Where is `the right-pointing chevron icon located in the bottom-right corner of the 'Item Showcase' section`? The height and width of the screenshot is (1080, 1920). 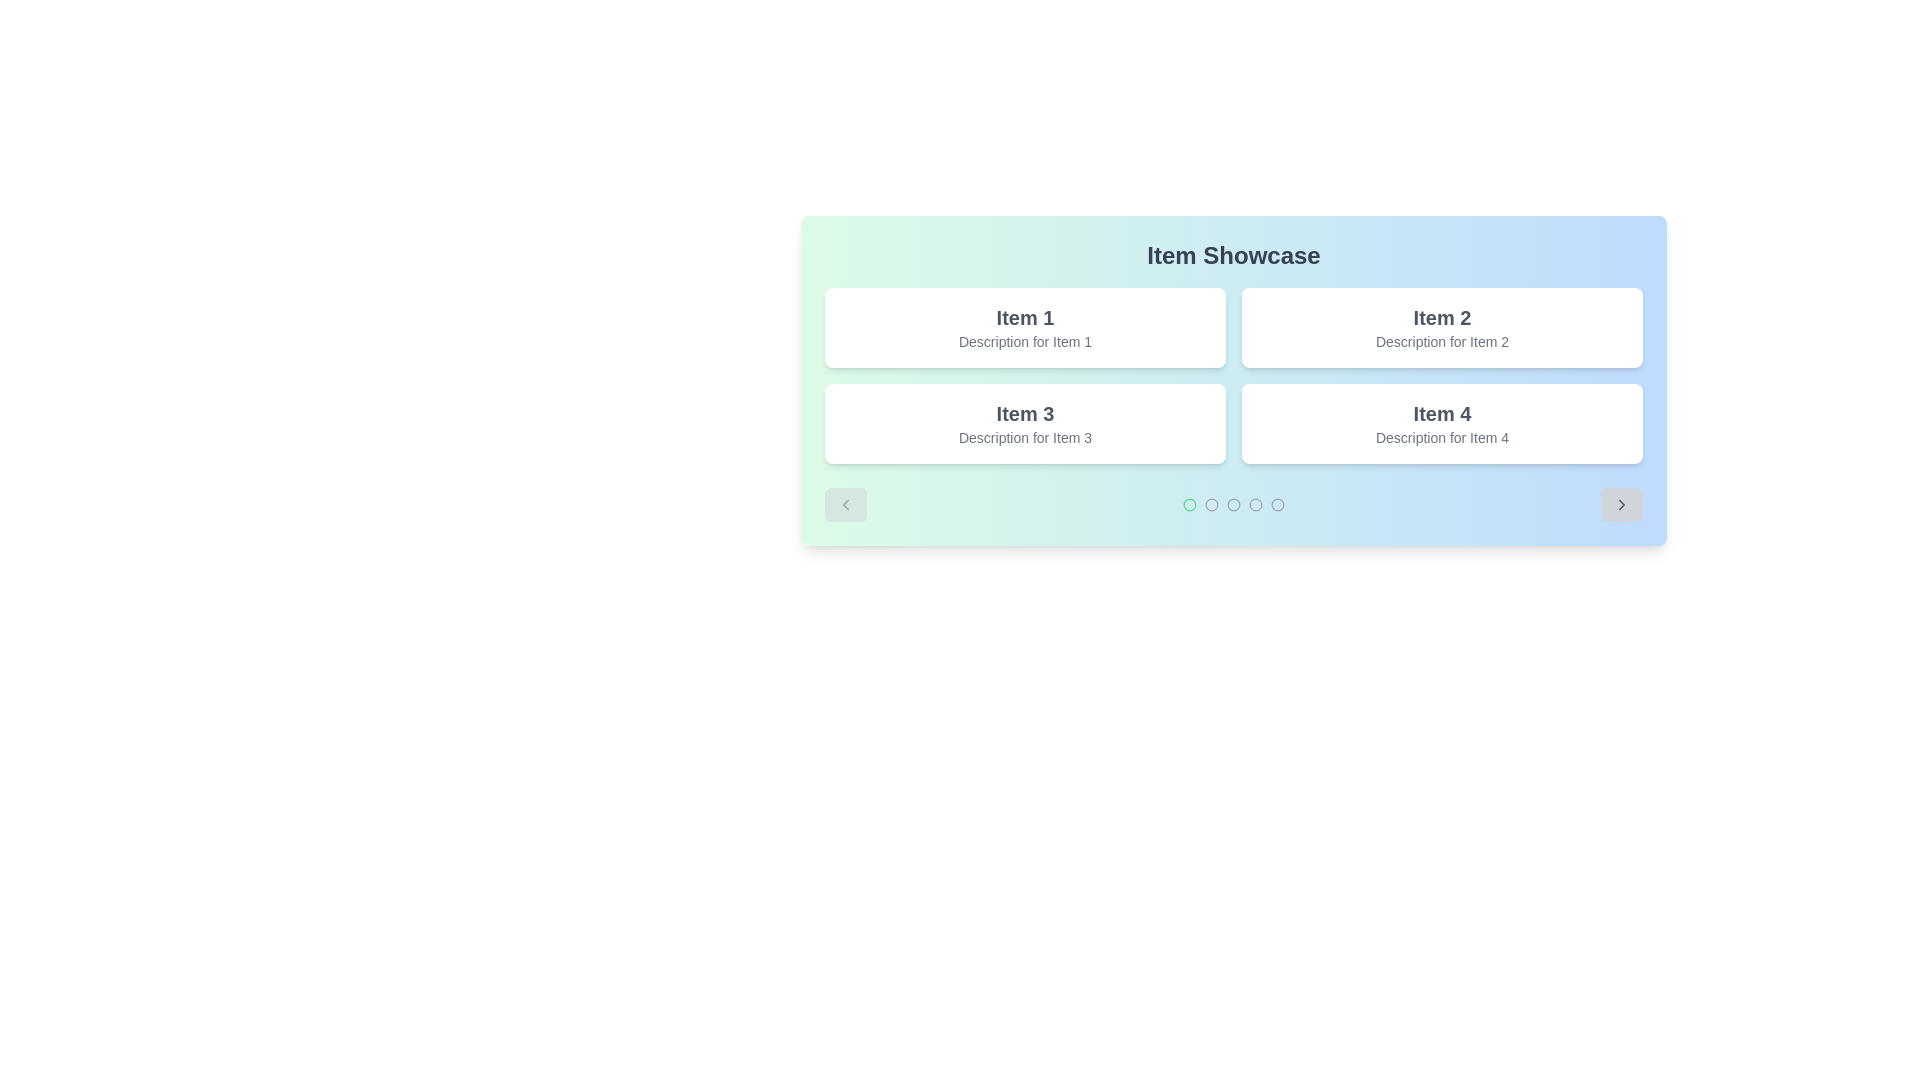 the right-pointing chevron icon located in the bottom-right corner of the 'Item Showcase' section is located at coordinates (1622, 504).